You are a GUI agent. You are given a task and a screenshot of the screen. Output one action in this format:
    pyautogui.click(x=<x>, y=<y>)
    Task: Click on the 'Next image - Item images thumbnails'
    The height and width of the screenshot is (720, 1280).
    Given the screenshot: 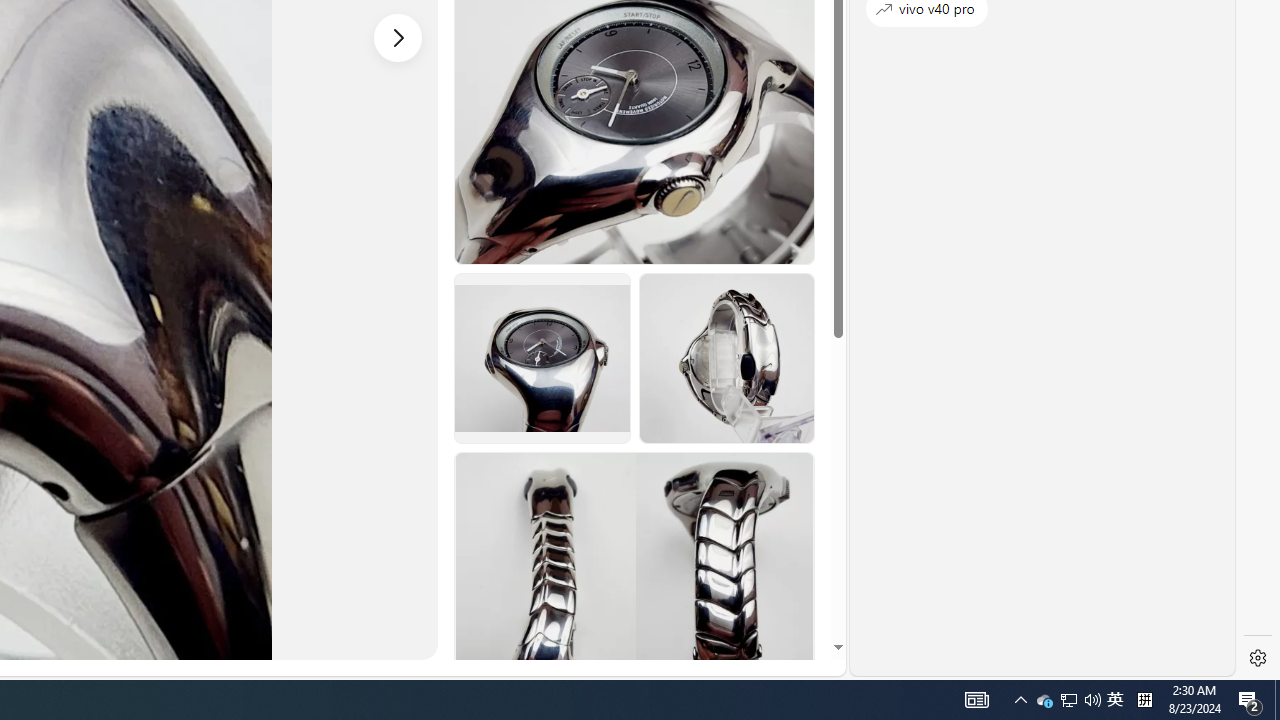 What is the action you would take?
    pyautogui.click(x=398, y=37)
    